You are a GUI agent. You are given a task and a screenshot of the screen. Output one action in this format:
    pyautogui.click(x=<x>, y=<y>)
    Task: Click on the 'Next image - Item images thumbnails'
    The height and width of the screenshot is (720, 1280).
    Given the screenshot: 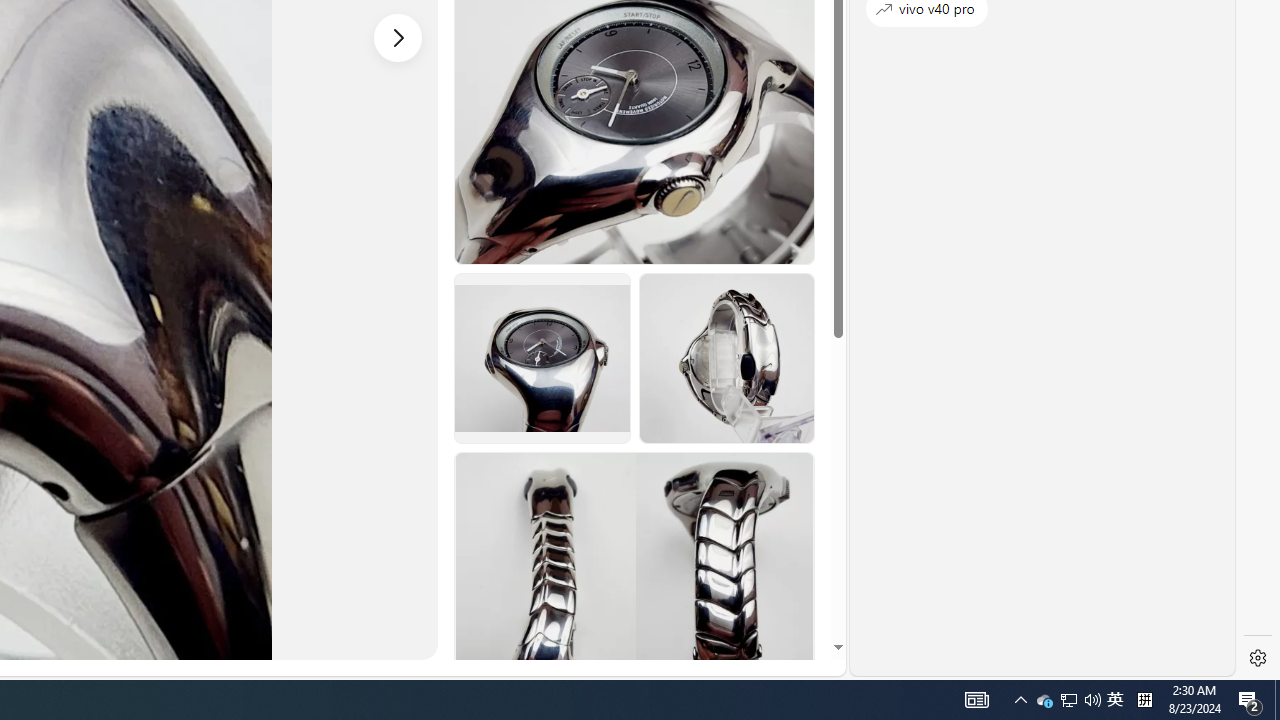 What is the action you would take?
    pyautogui.click(x=398, y=37)
    